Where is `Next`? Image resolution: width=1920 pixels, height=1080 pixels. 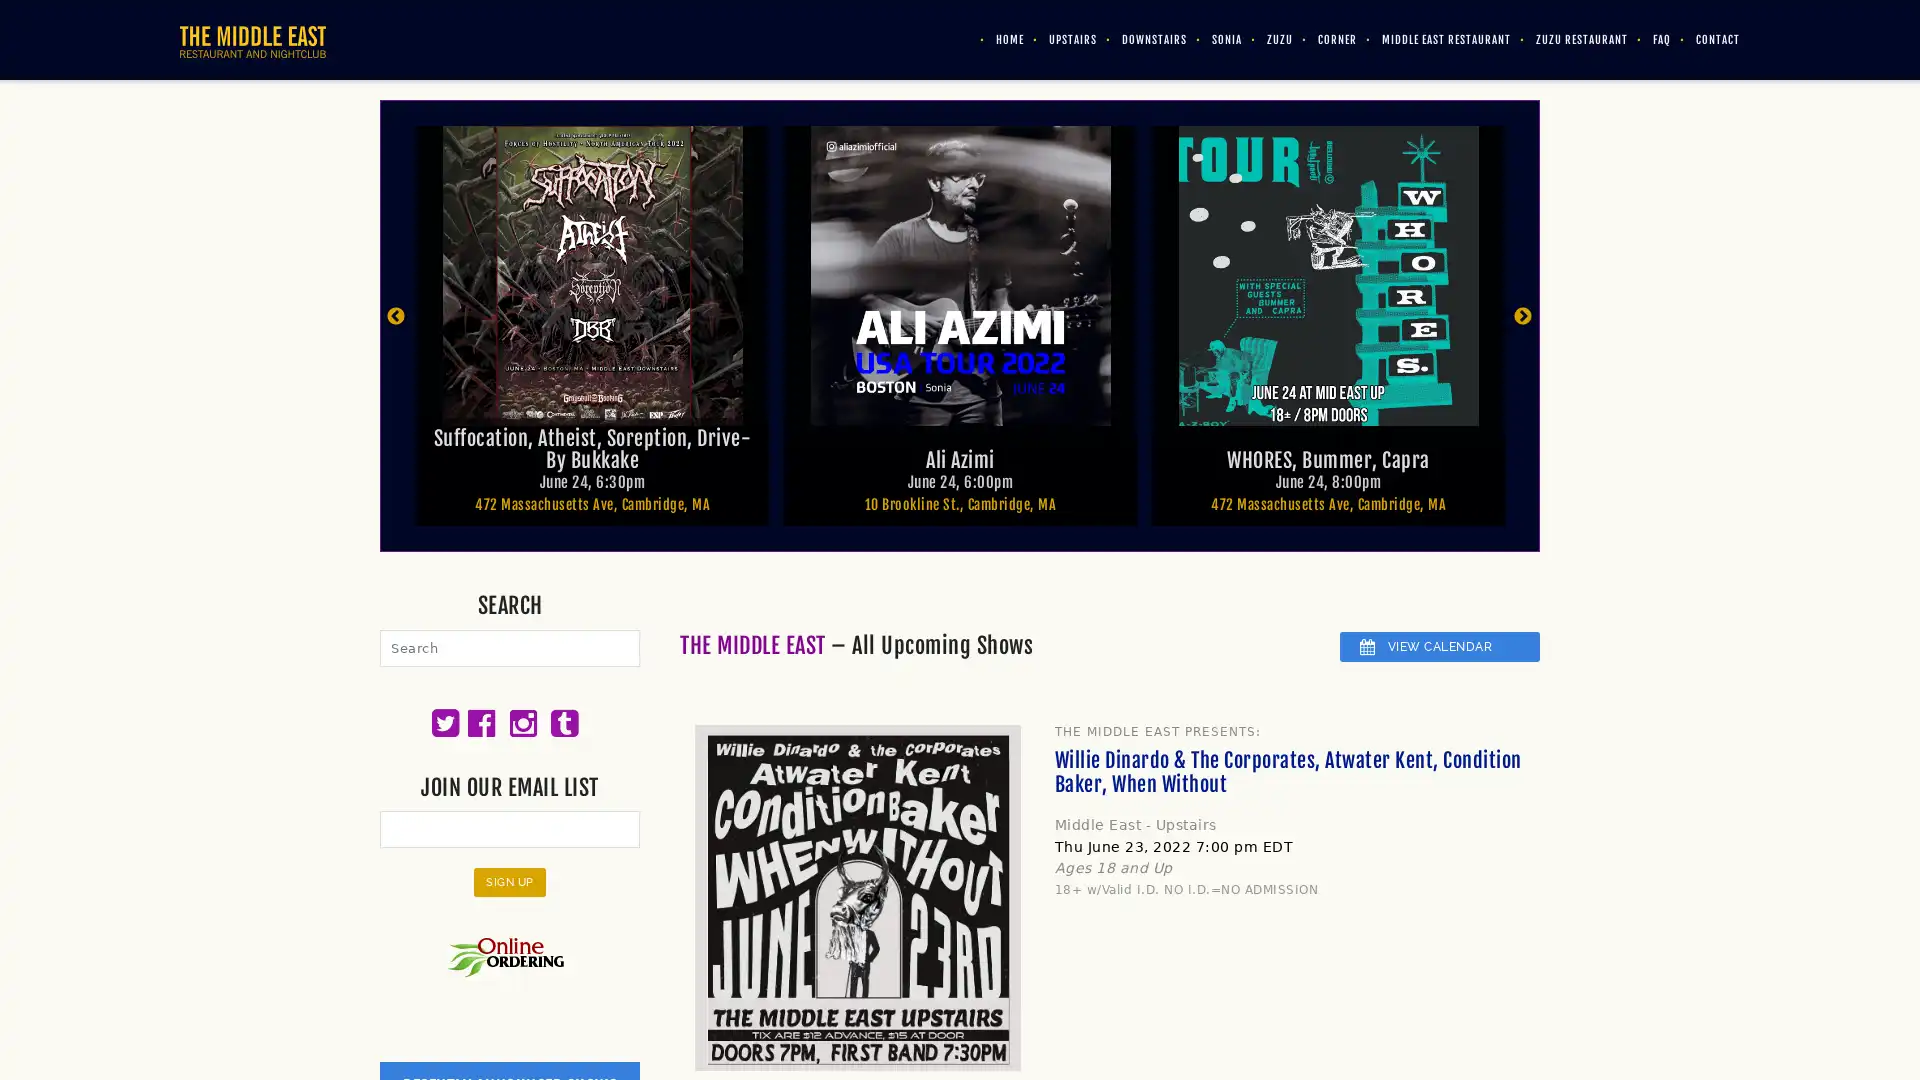
Next is located at coordinates (1522, 315).